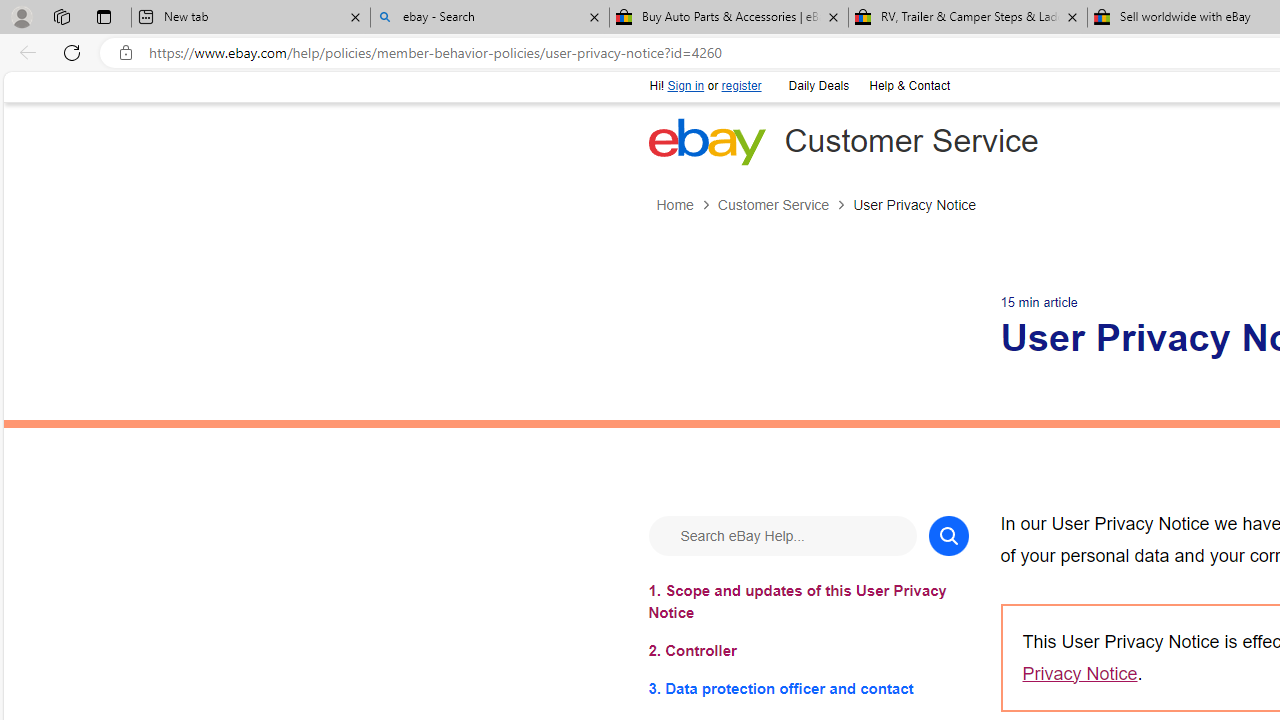  What do you see at coordinates (907, 83) in the screenshot?
I see `'Help & Contact'` at bounding box center [907, 83].